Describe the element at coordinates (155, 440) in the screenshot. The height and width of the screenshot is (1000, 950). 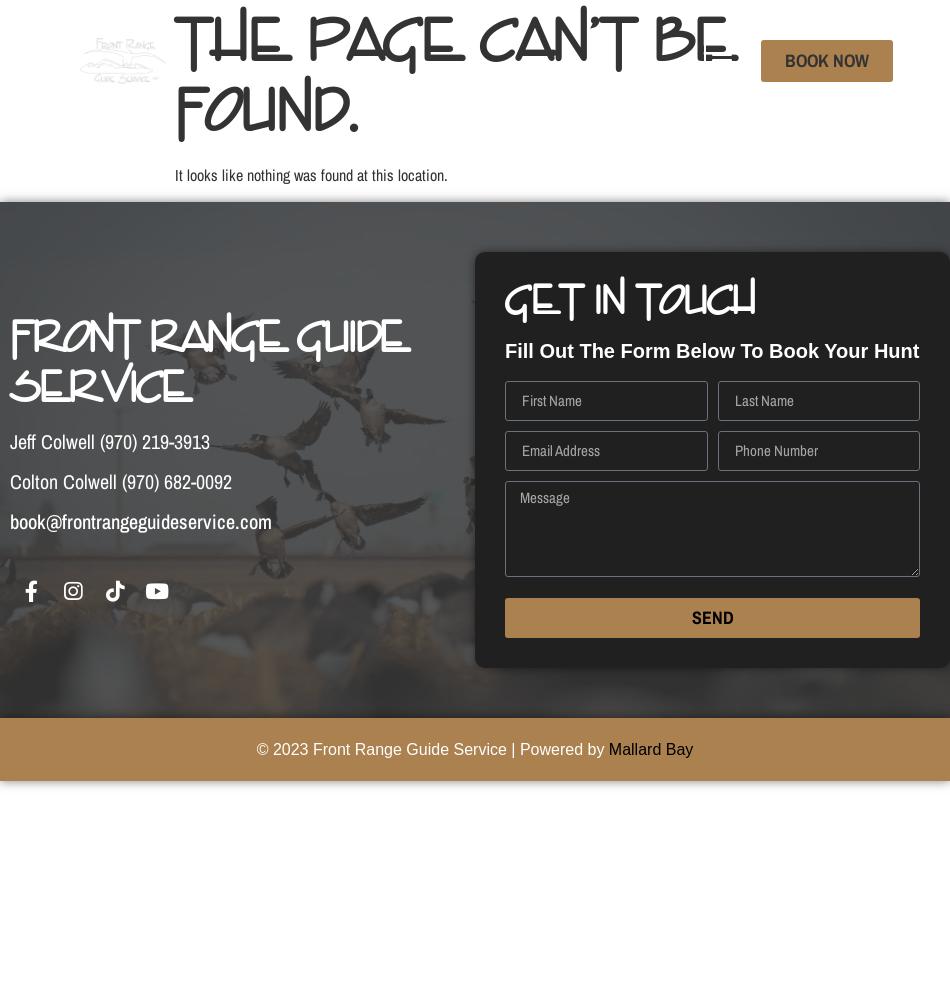
I see `'(970) 219-3913'` at that location.